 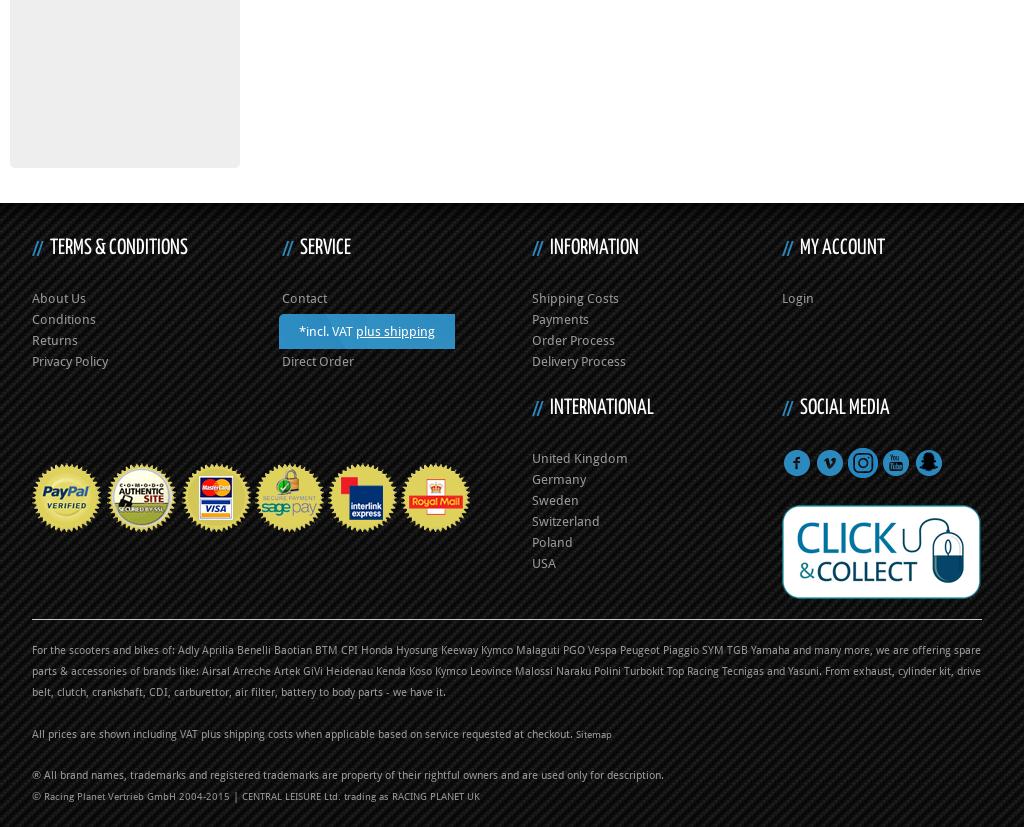 What do you see at coordinates (316, 359) in the screenshot?
I see `'Direct Order'` at bounding box center [316, 359].